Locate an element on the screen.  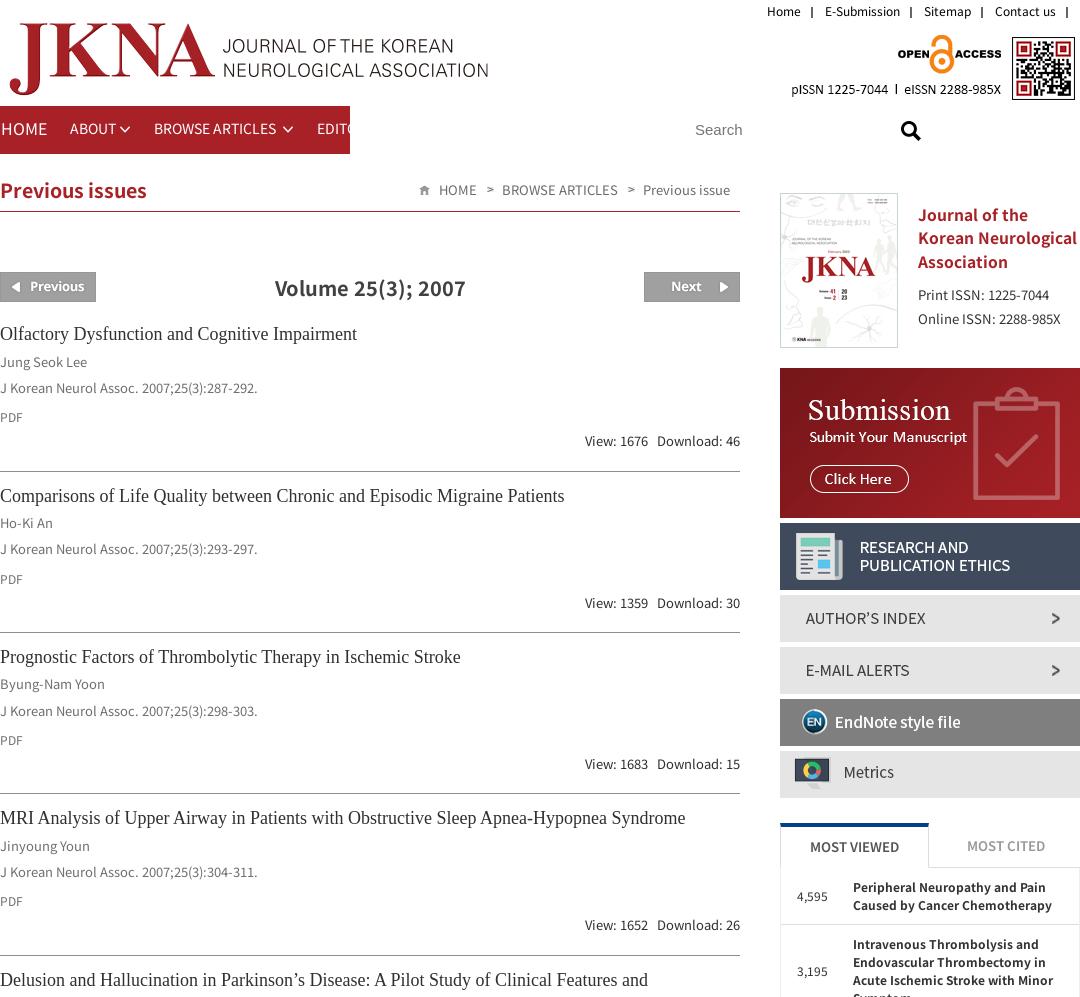
'FOR CONTRIBUTORS' is located at coordinates (478, 128).